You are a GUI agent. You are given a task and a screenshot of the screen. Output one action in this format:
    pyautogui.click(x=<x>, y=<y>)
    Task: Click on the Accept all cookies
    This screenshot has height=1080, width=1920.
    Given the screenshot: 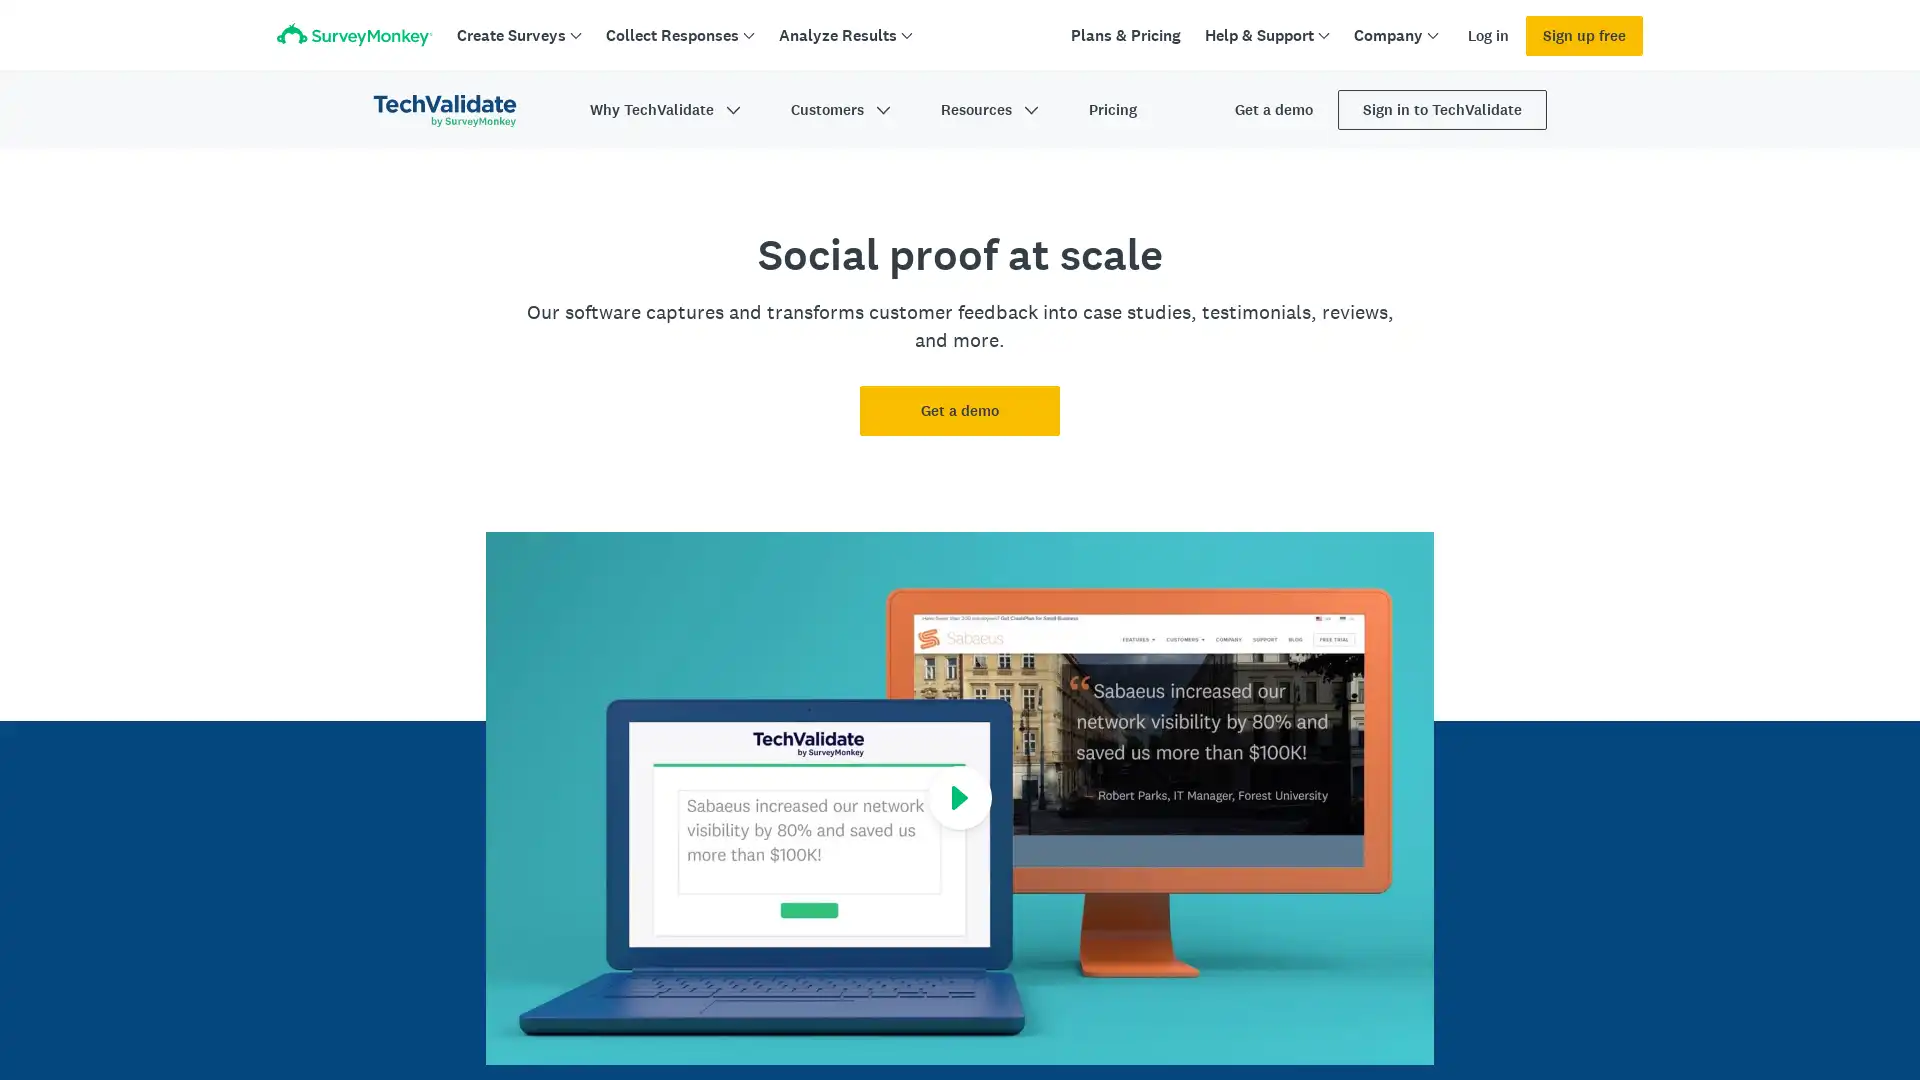 What is the action you would take?
    pyautogui.click(x=1548, y=1009)
    